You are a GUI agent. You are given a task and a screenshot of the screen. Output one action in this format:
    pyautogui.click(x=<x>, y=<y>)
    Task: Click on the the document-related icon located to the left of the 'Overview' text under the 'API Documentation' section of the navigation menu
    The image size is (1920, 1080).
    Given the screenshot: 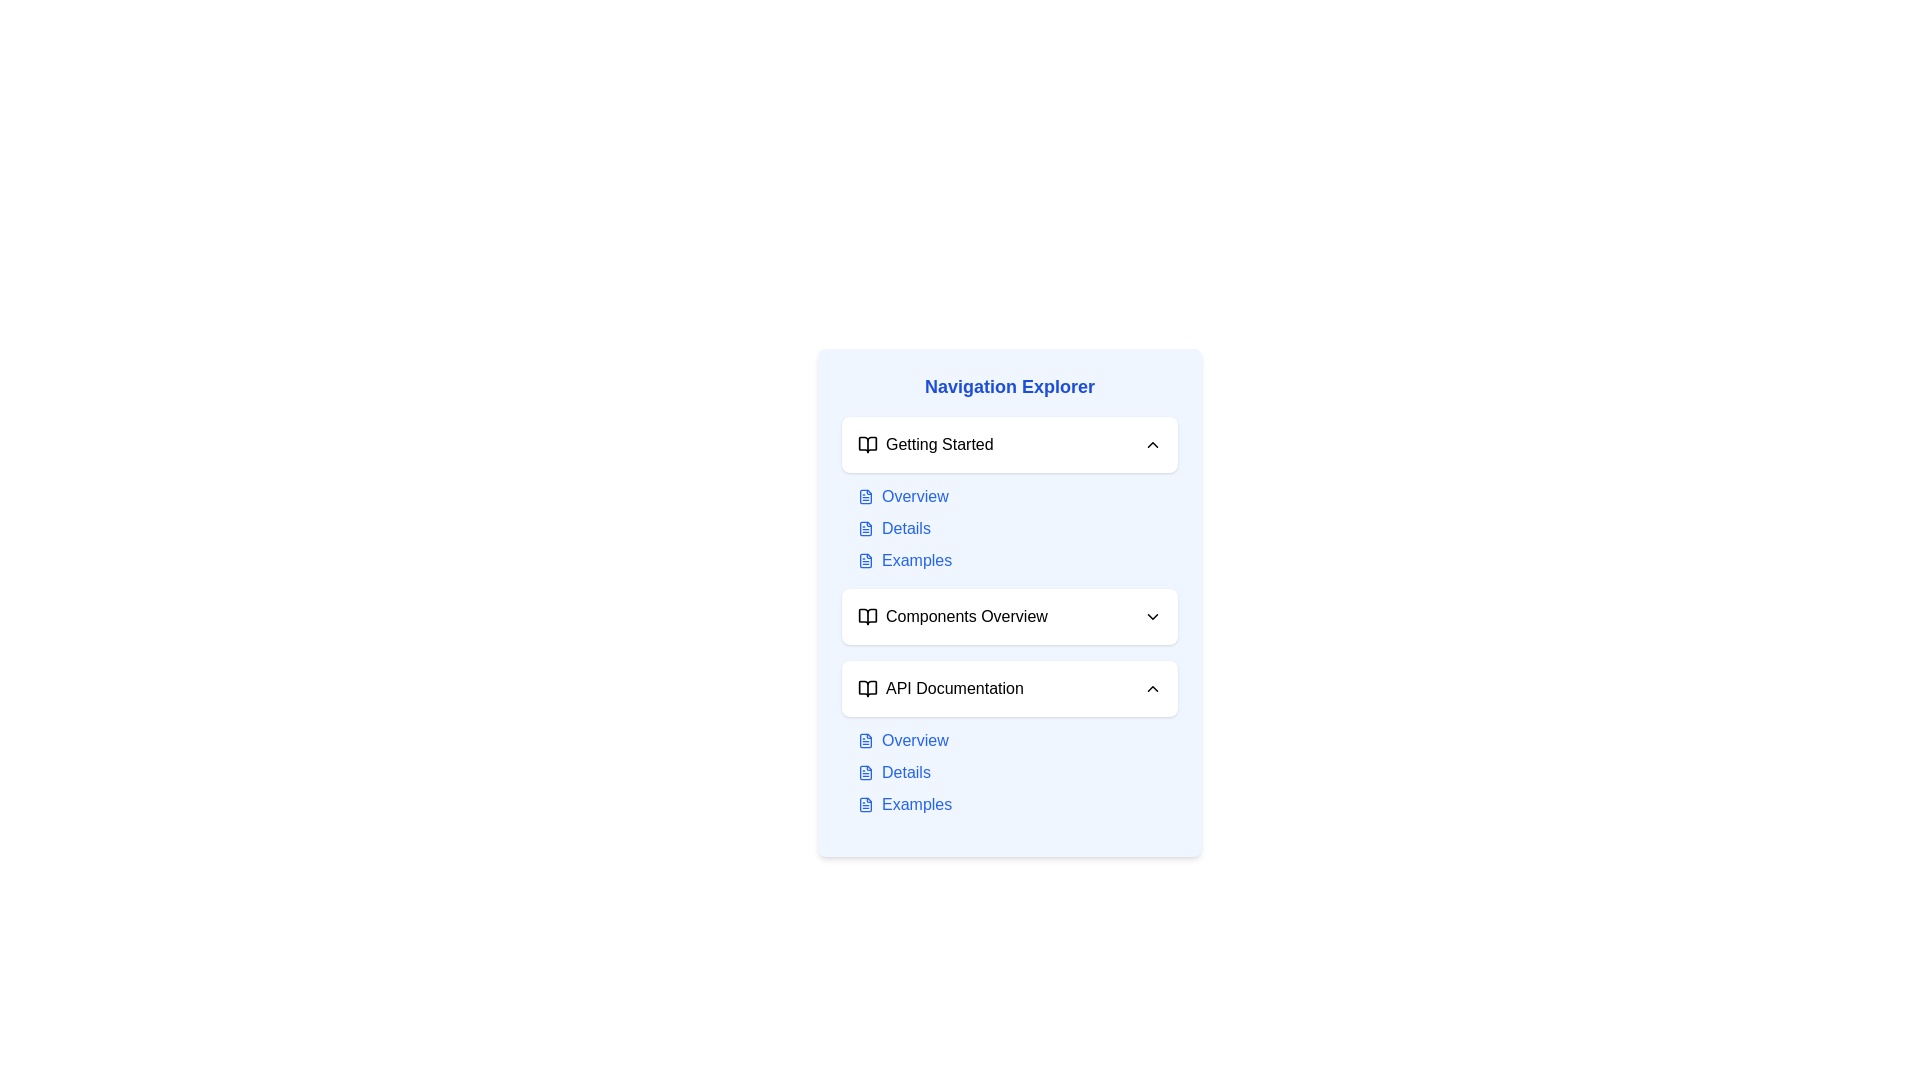 What is the action you would take?
    pyautogui.click(x=865, y=740)
    